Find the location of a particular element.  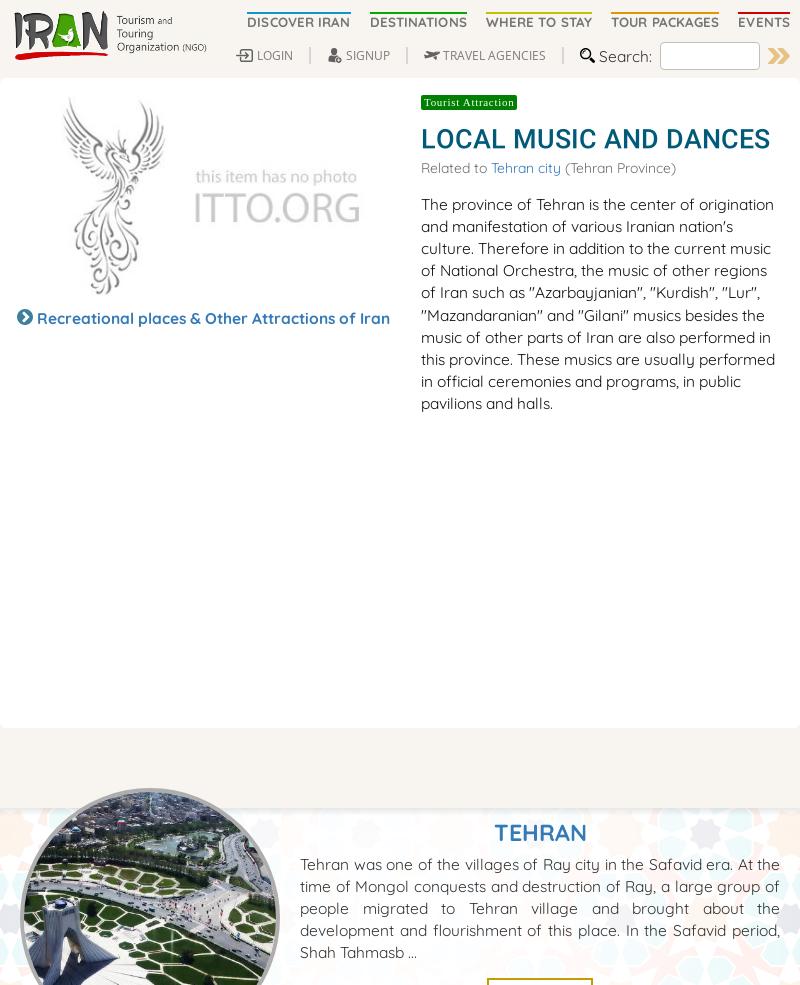

'Recreational places & Other Attractions of Iran' is located at coordinates (213, 316).